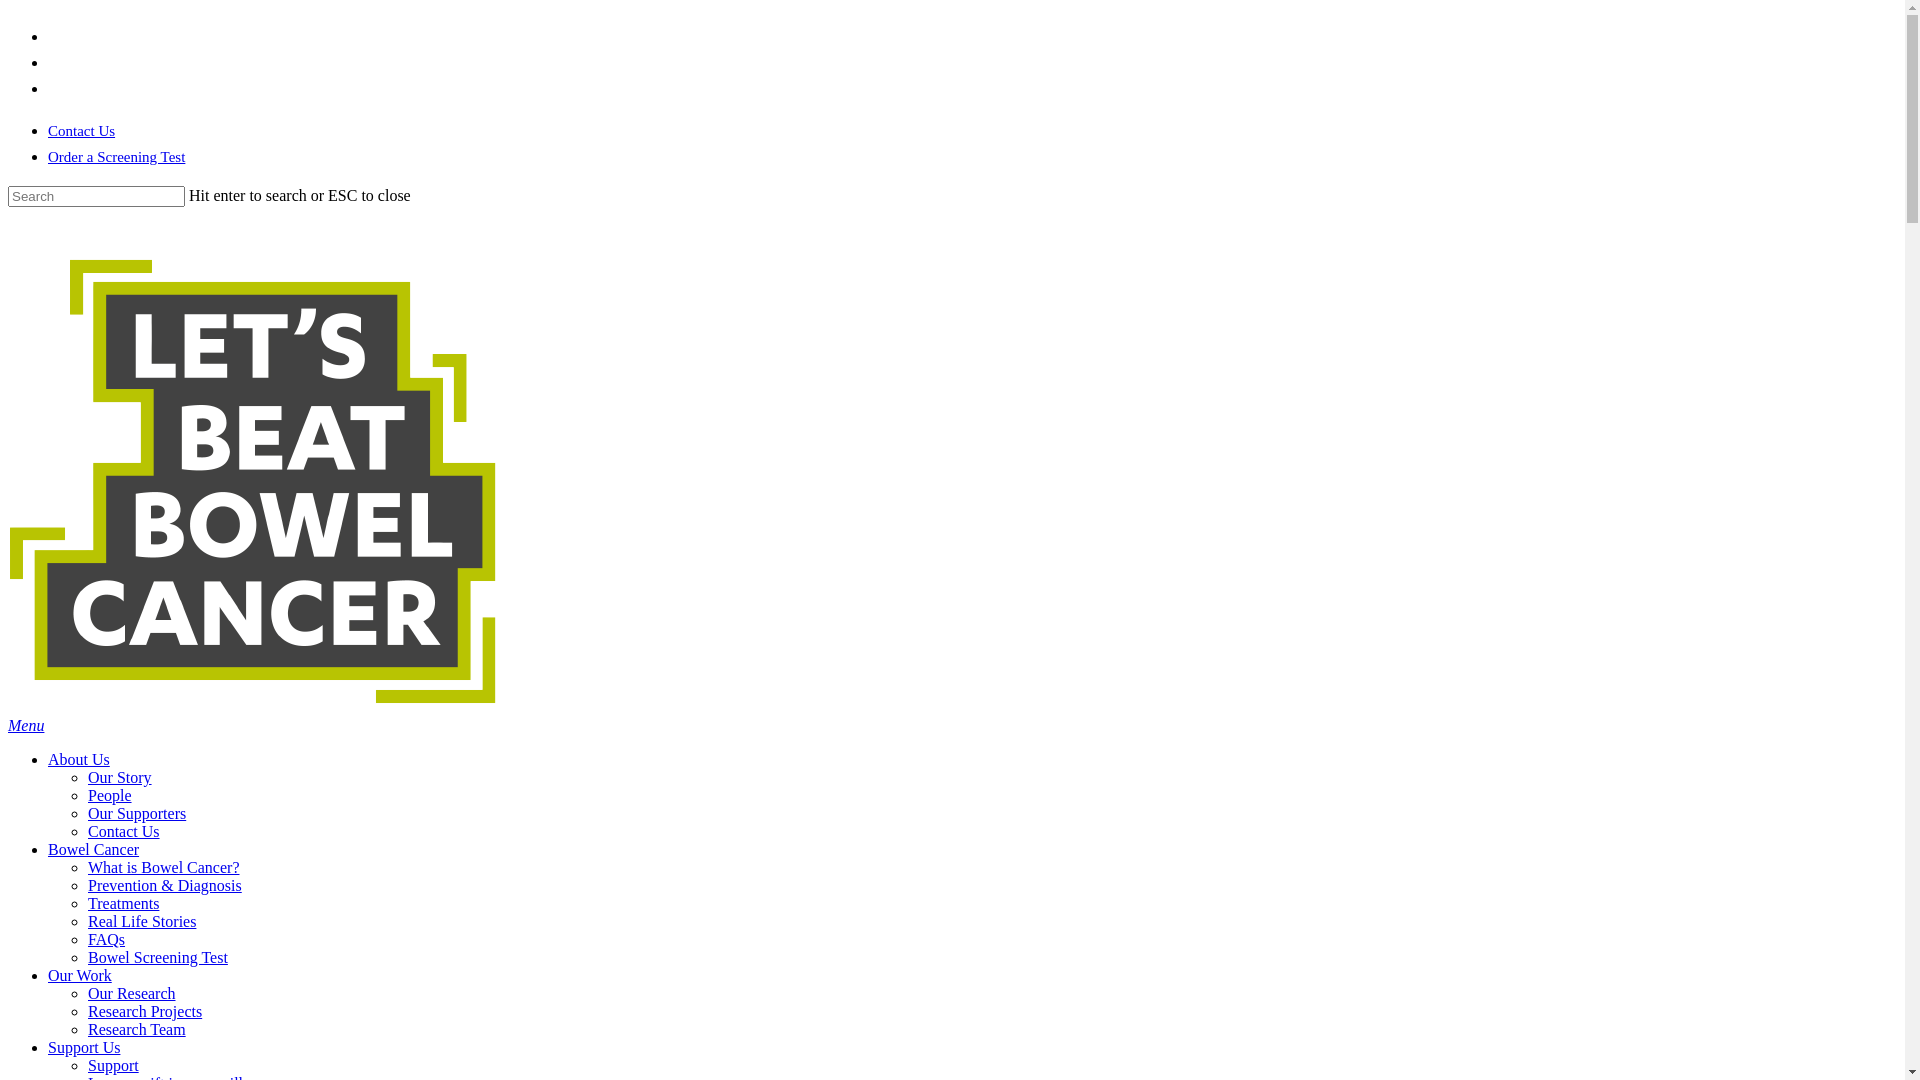  What do you see at coordinates (25, 725) in the screenshot?
I see `'Menu'` at bounding box center [25, 725].